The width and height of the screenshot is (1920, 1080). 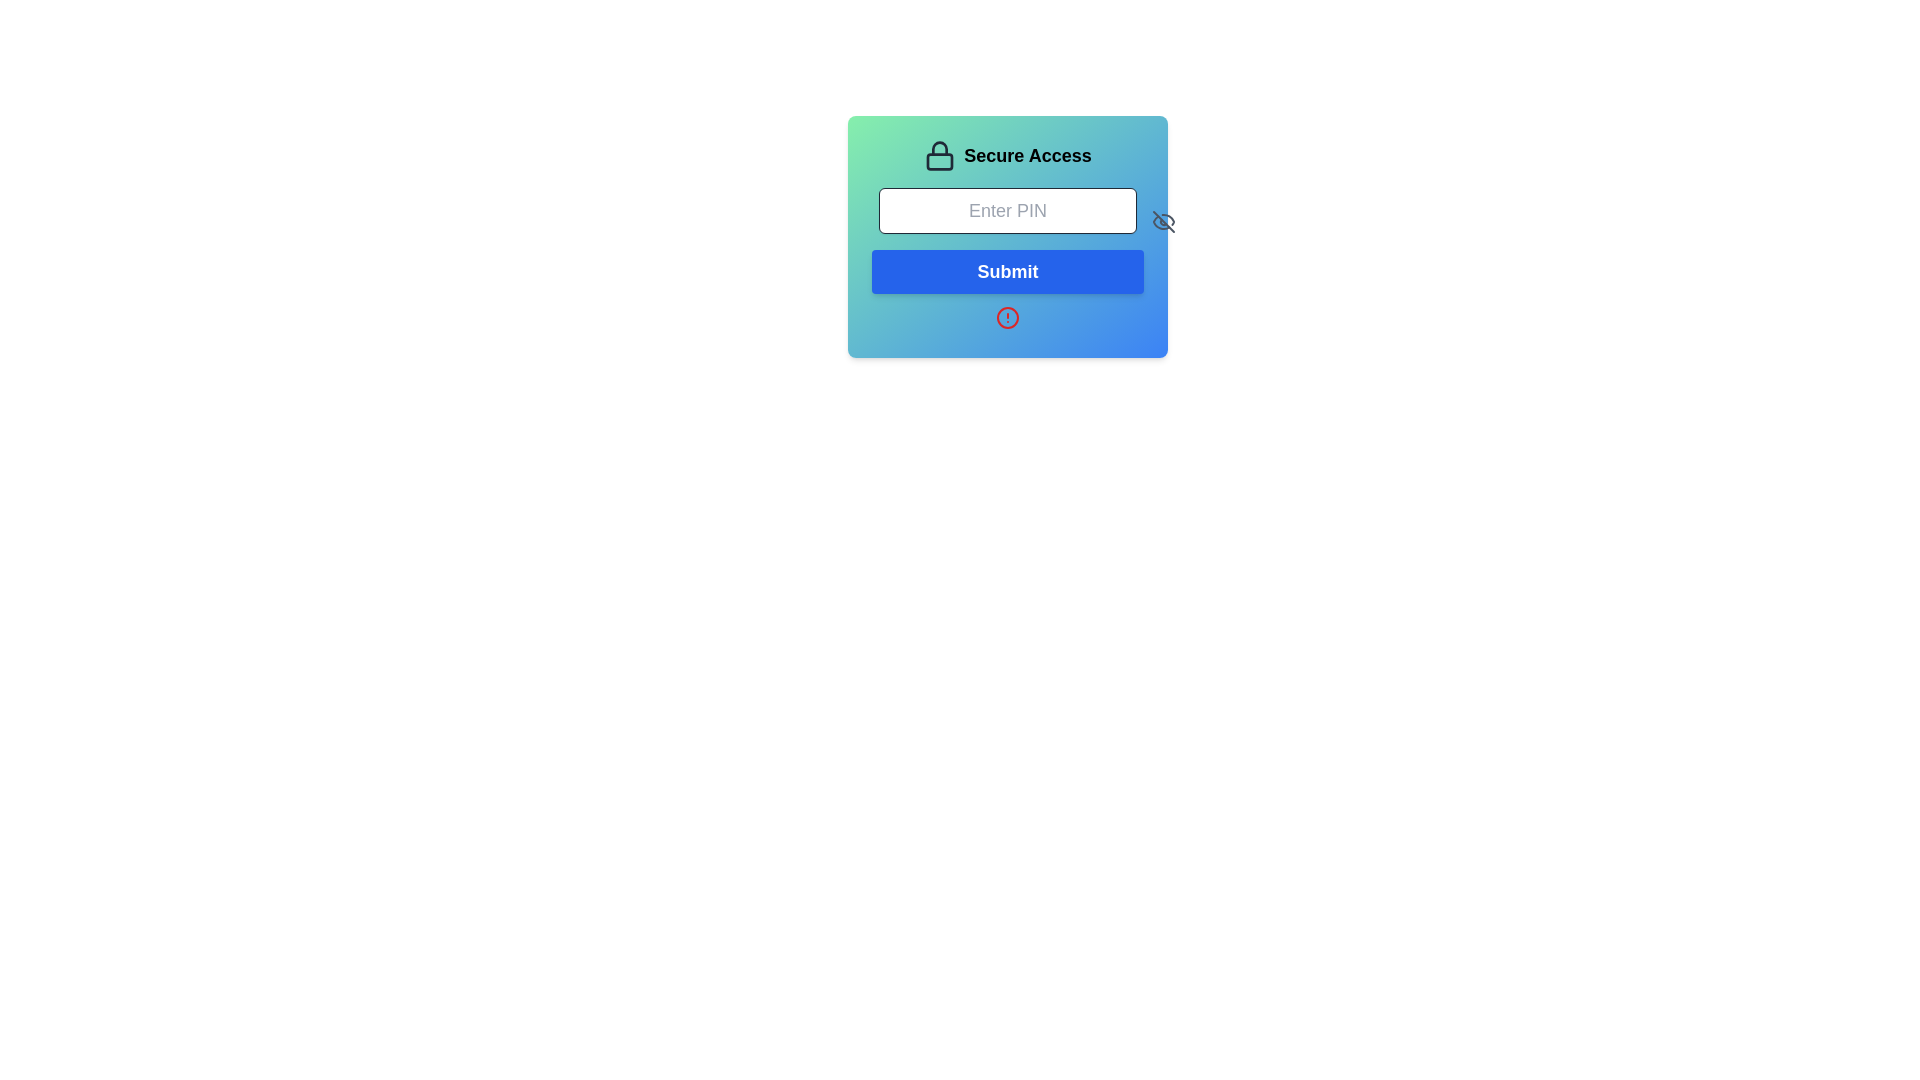 I want to click on the decorative UI component resembling the body of a lock, which is the rectangular shape with rounded corners located below the arched top of the lock icon, so click(x=939, y=161).